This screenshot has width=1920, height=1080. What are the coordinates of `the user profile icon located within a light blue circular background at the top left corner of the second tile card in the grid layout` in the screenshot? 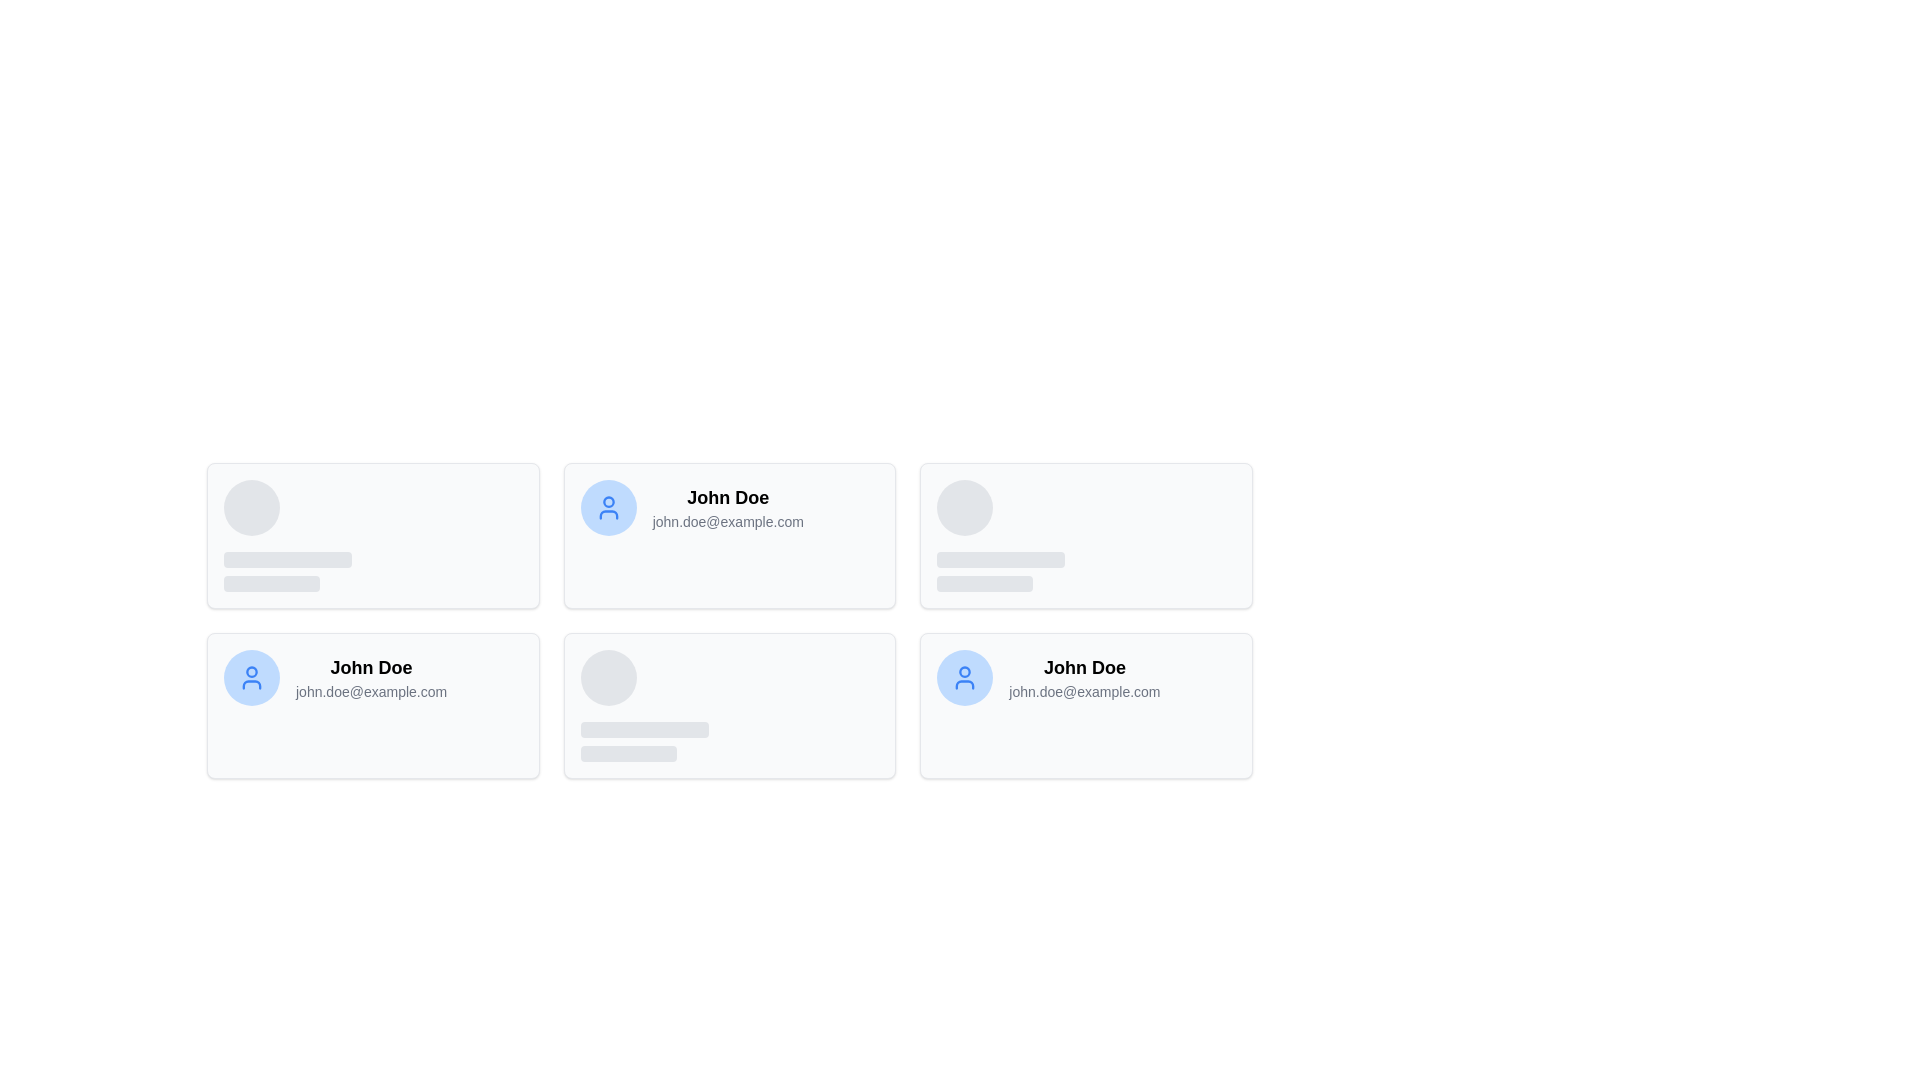 It's located at (965, 677).